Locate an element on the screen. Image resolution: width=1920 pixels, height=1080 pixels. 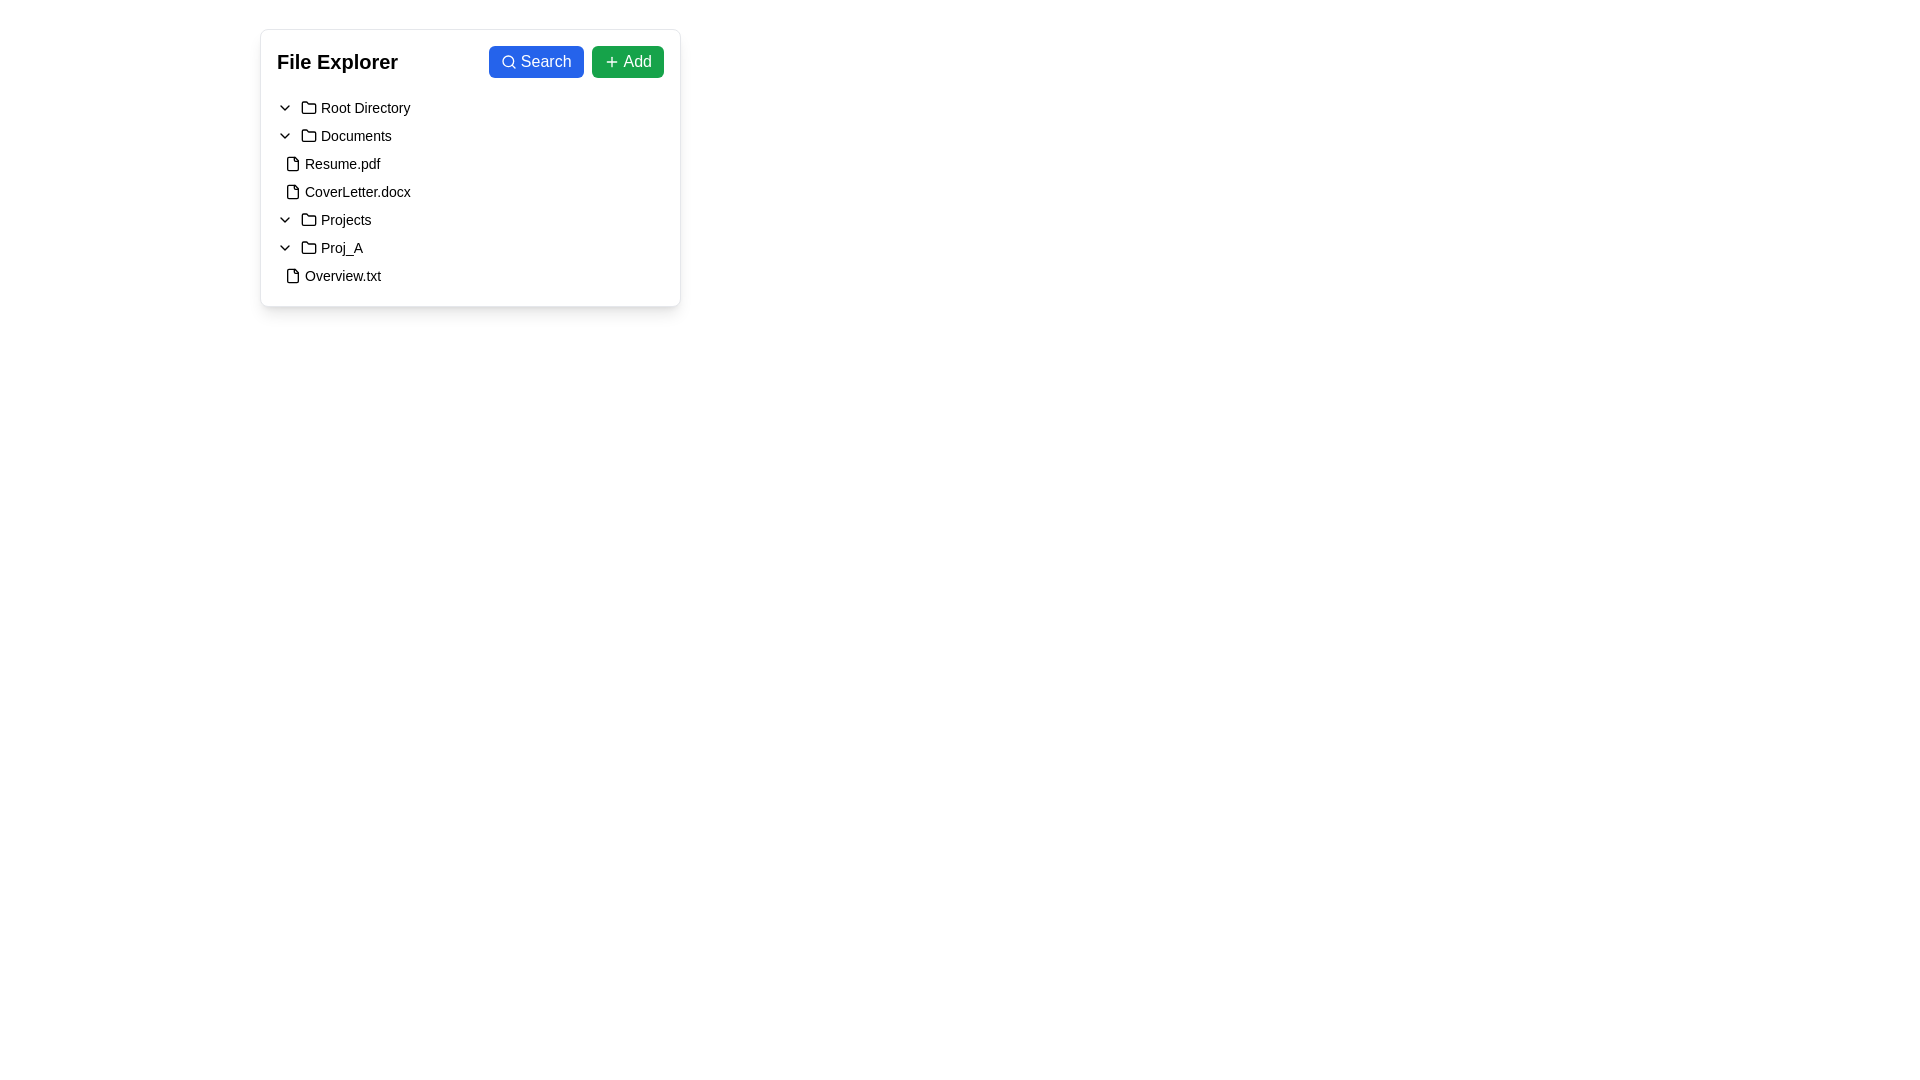
the text label representing the name of a specific file located below 'Resume.pdf' and above the 'Projects' folder is located at coordinates (357, 192).